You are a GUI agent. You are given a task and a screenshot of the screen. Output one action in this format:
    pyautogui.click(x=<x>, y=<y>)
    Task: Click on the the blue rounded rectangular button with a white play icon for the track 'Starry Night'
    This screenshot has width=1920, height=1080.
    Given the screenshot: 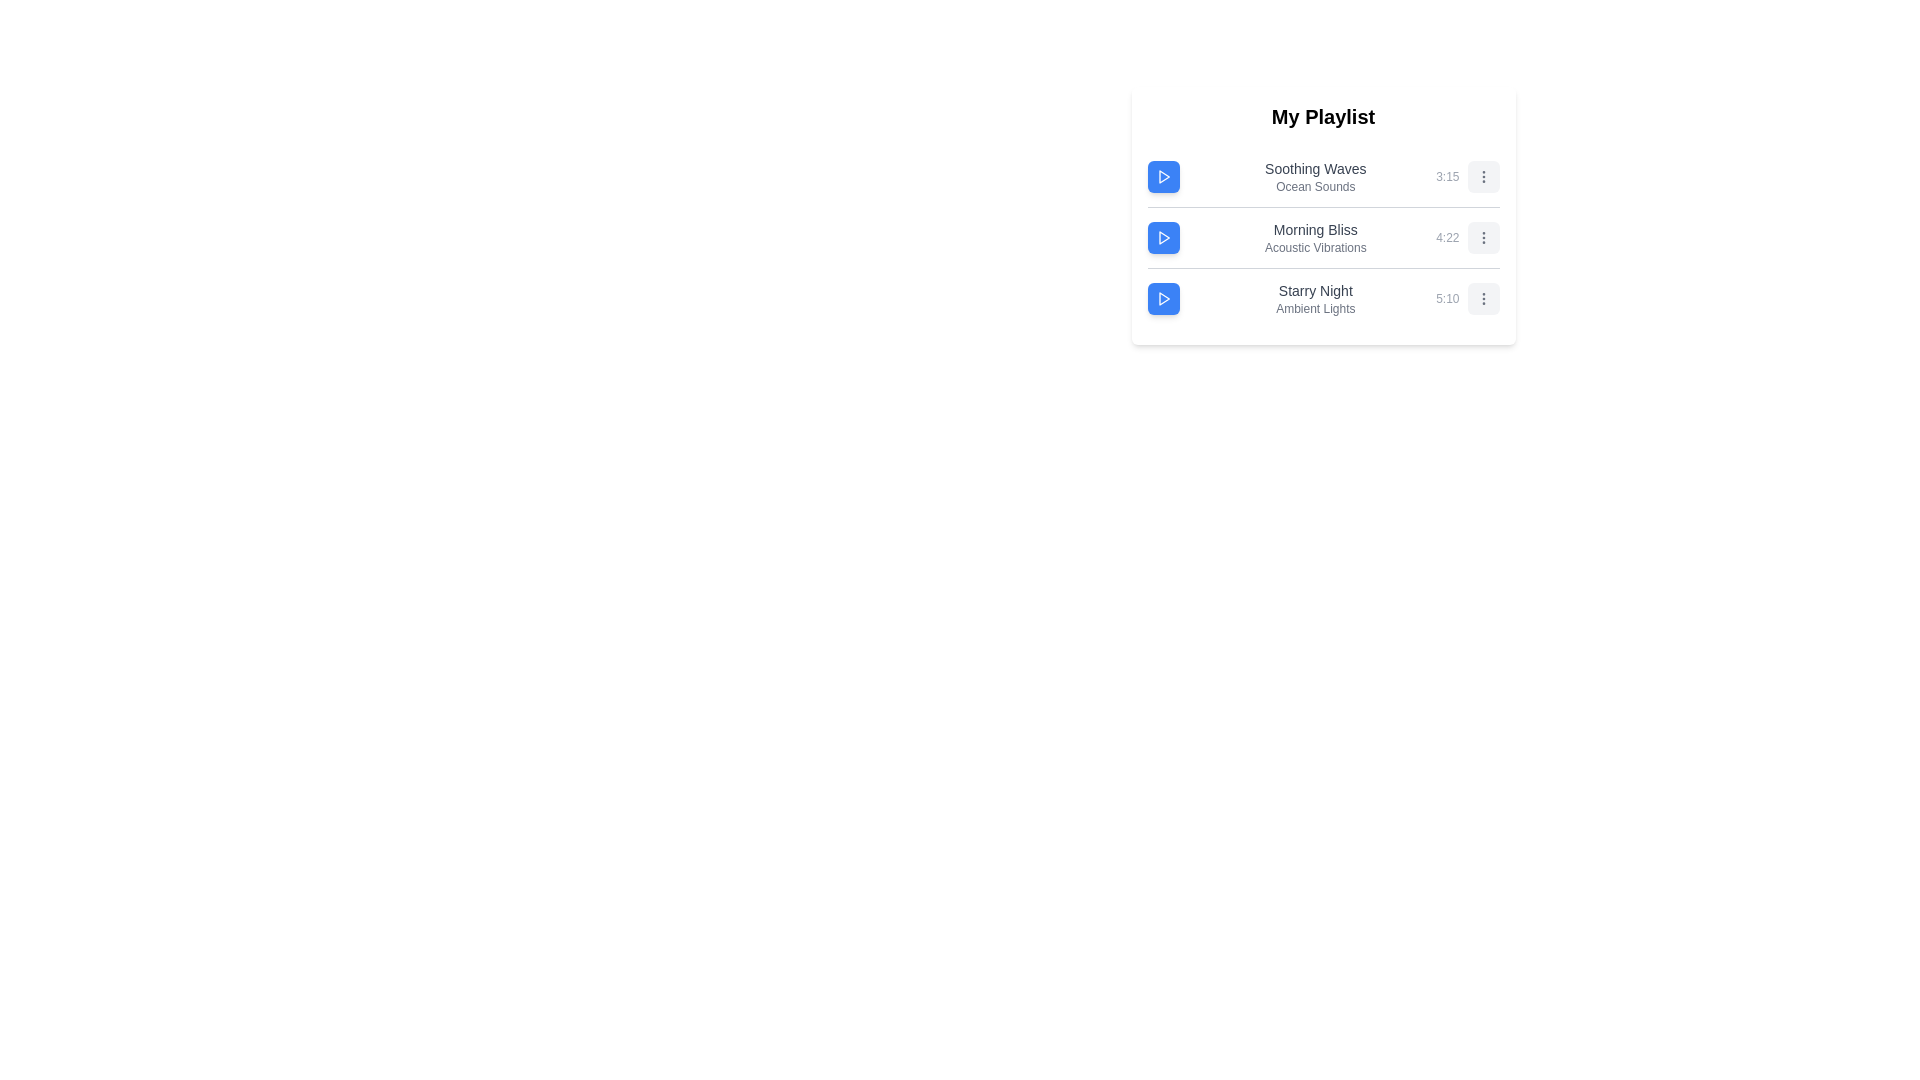 What is the action you would take?
    pyautogui.click(x=1163, y=299)
    